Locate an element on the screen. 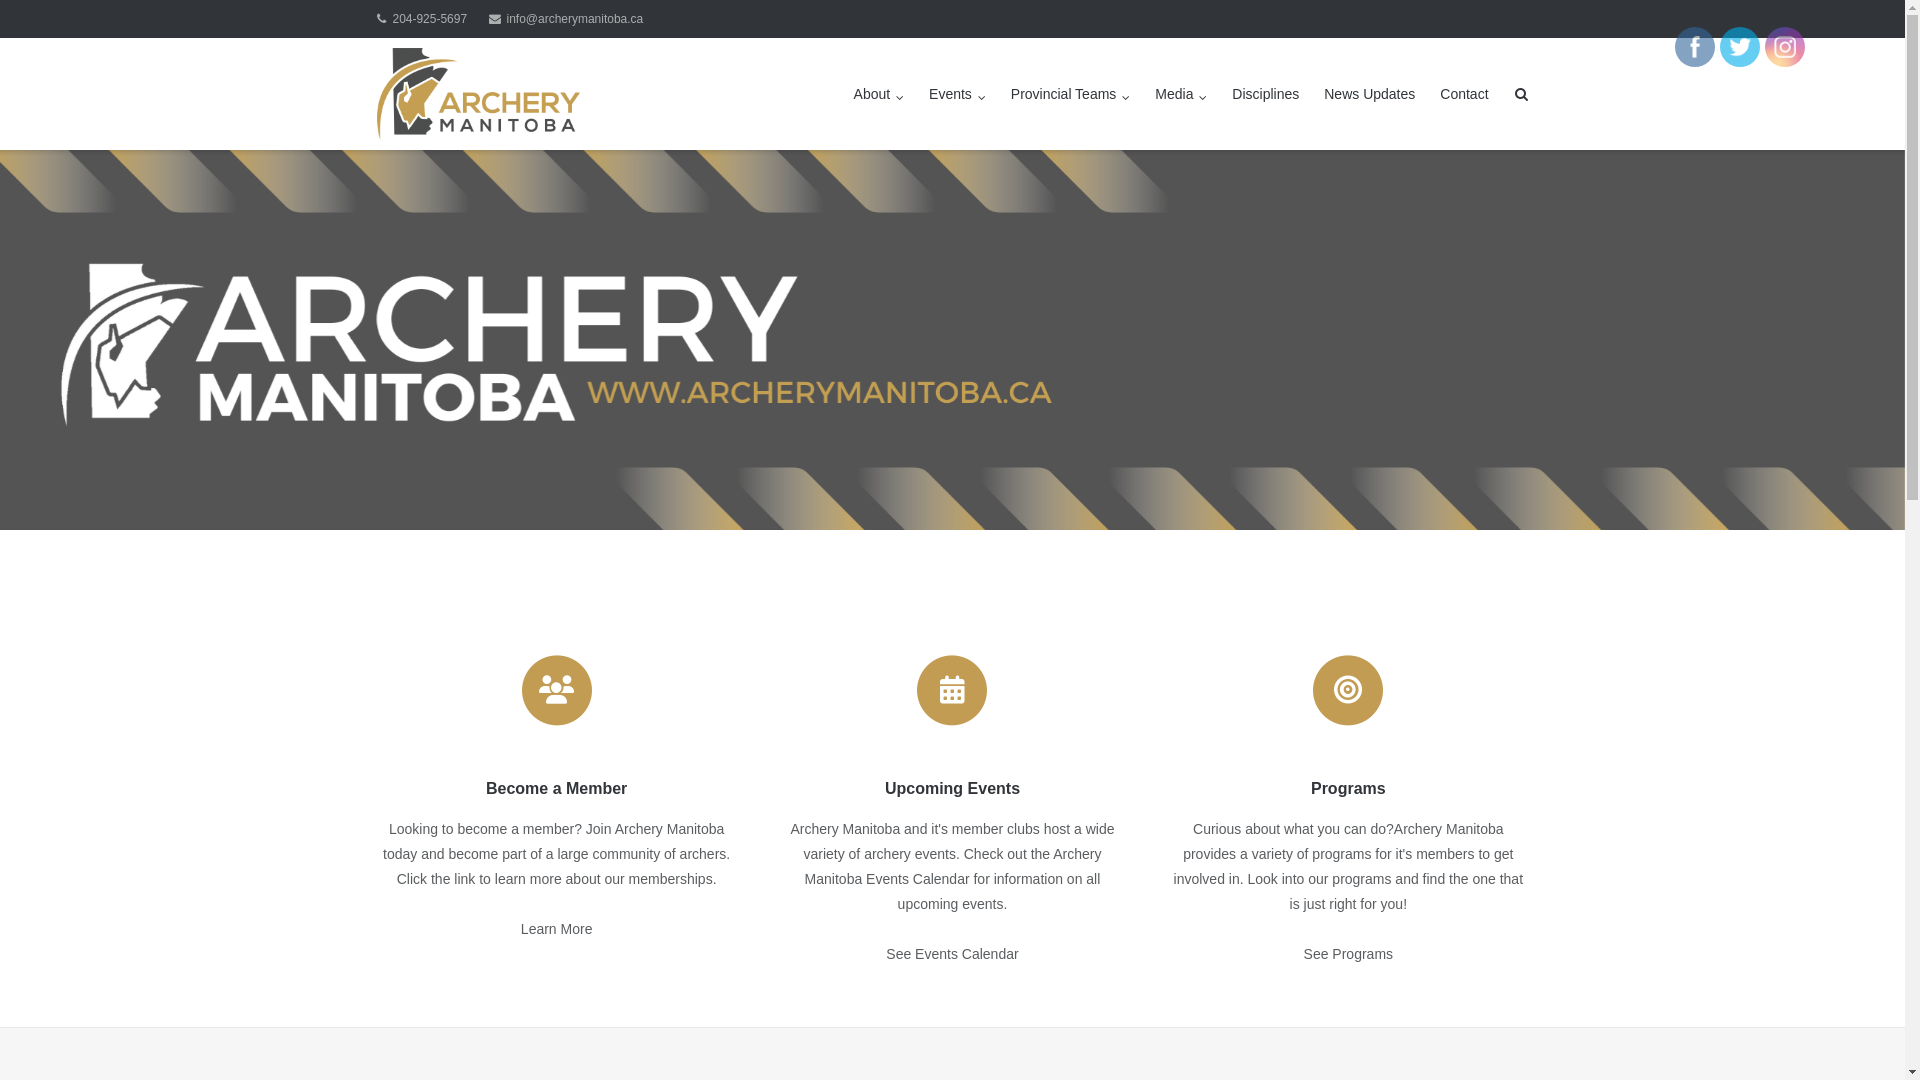  'Instagram' is located at coordinates (1785, 45).